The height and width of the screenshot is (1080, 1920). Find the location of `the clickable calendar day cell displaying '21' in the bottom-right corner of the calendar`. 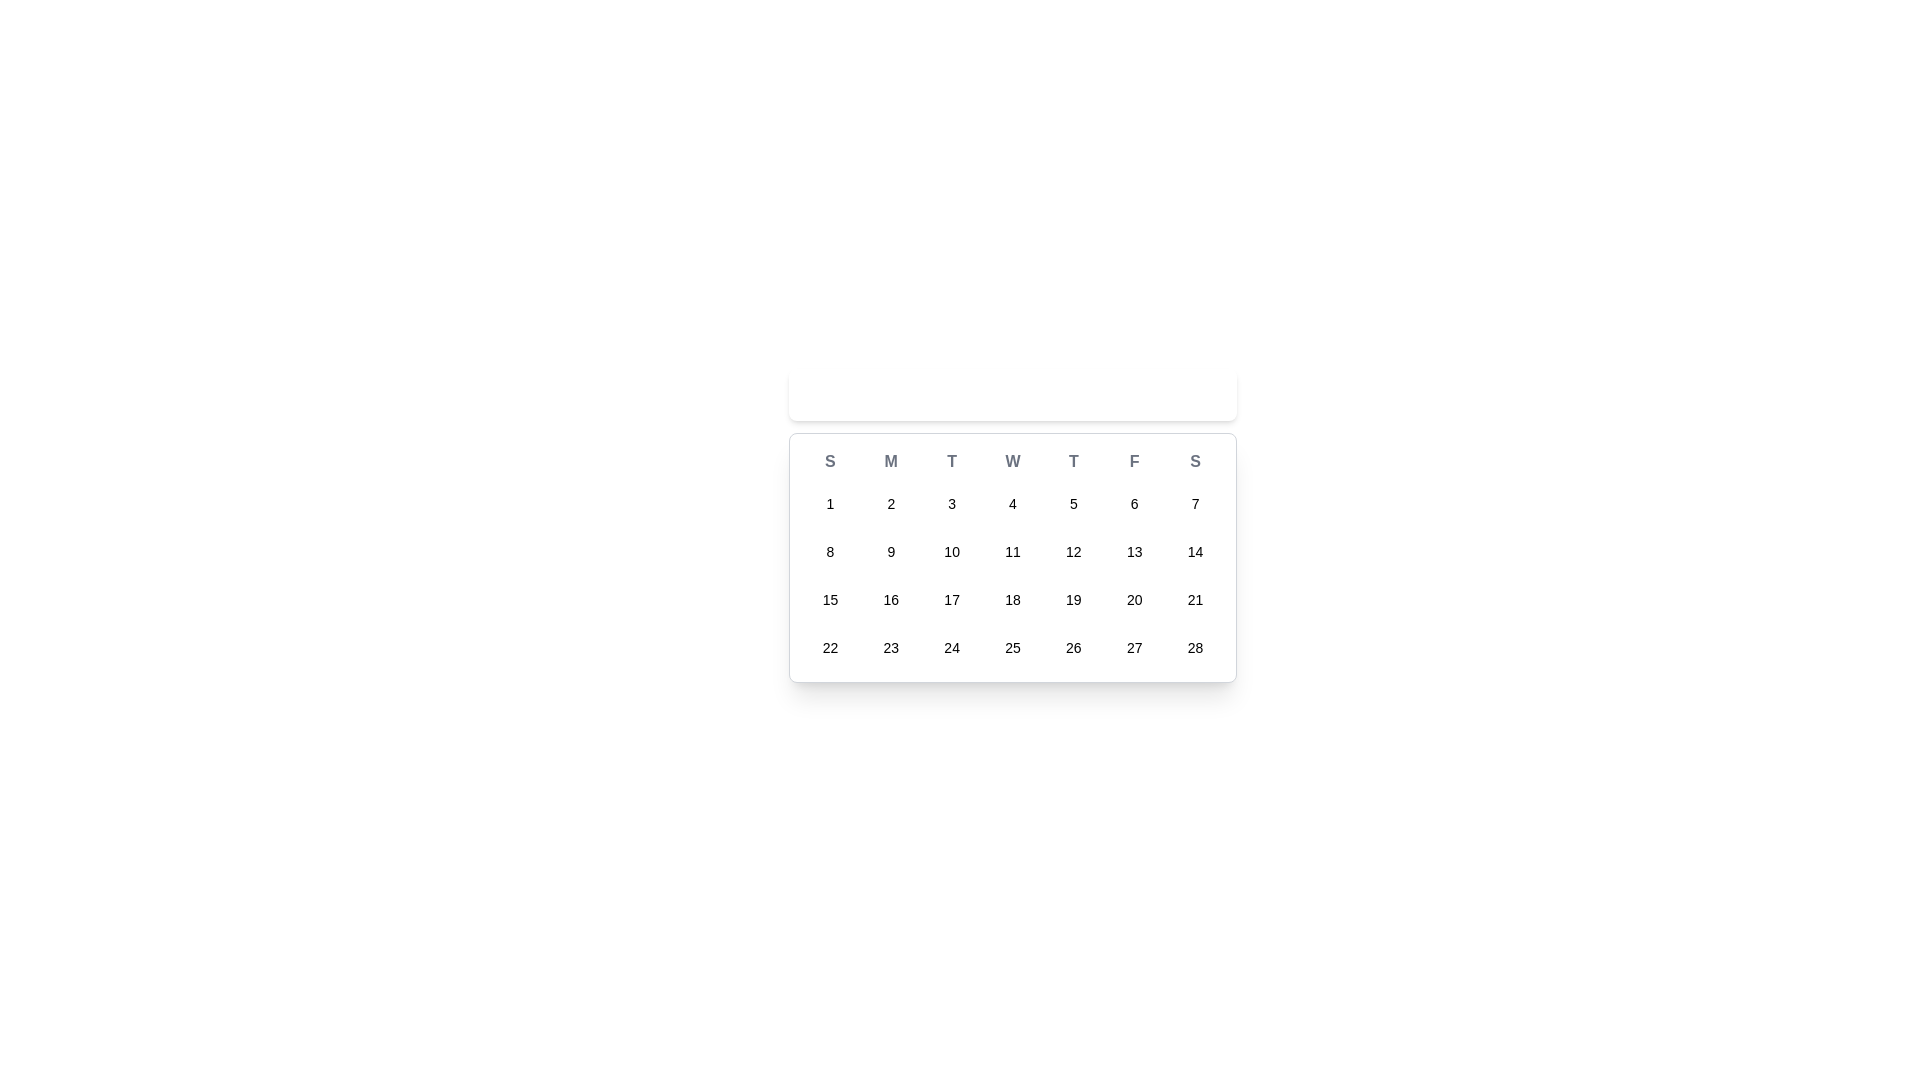

the clickable calendar day cell displaying '21' in the bottom-right corner of the calendar is located at coordinates (1195, 599).